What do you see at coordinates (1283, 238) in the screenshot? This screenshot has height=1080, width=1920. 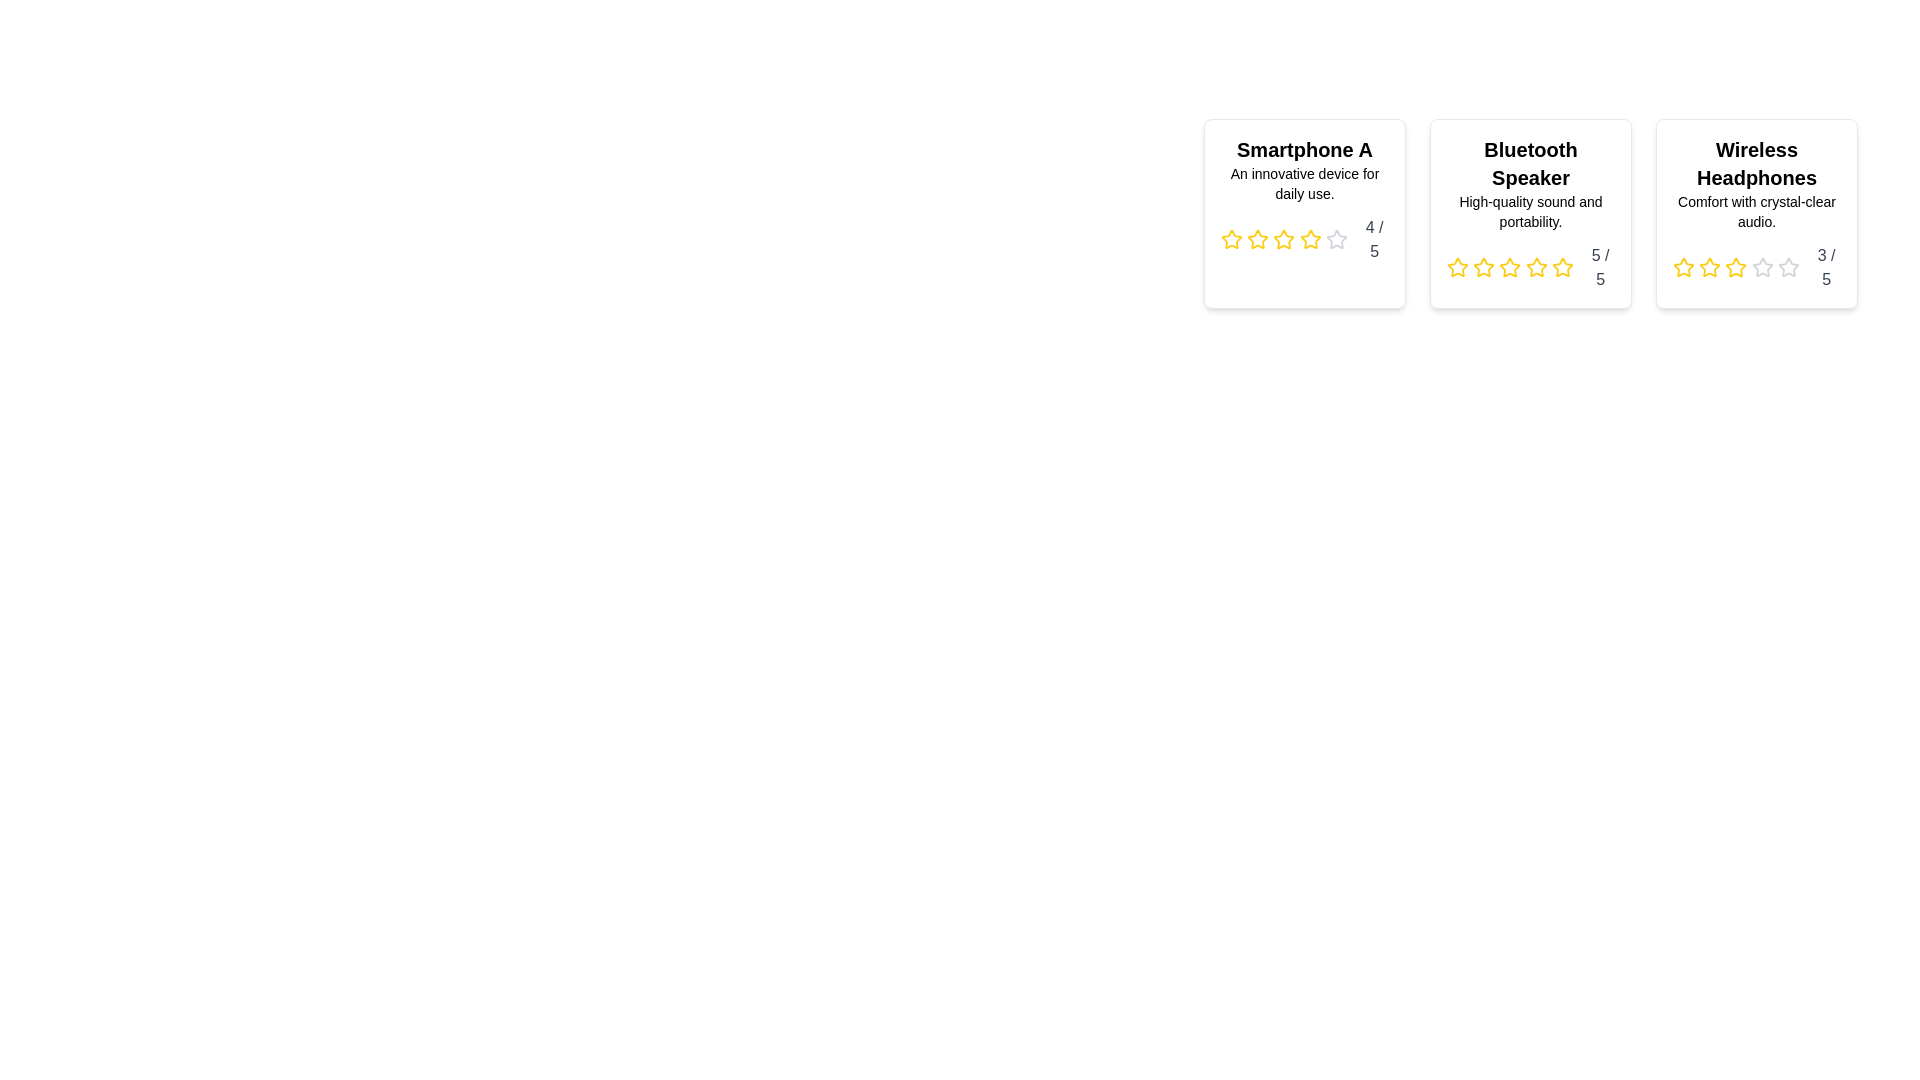 I see `the star icon corresponding to 3 stars in the rating component` at bounding box center [1283, 238].